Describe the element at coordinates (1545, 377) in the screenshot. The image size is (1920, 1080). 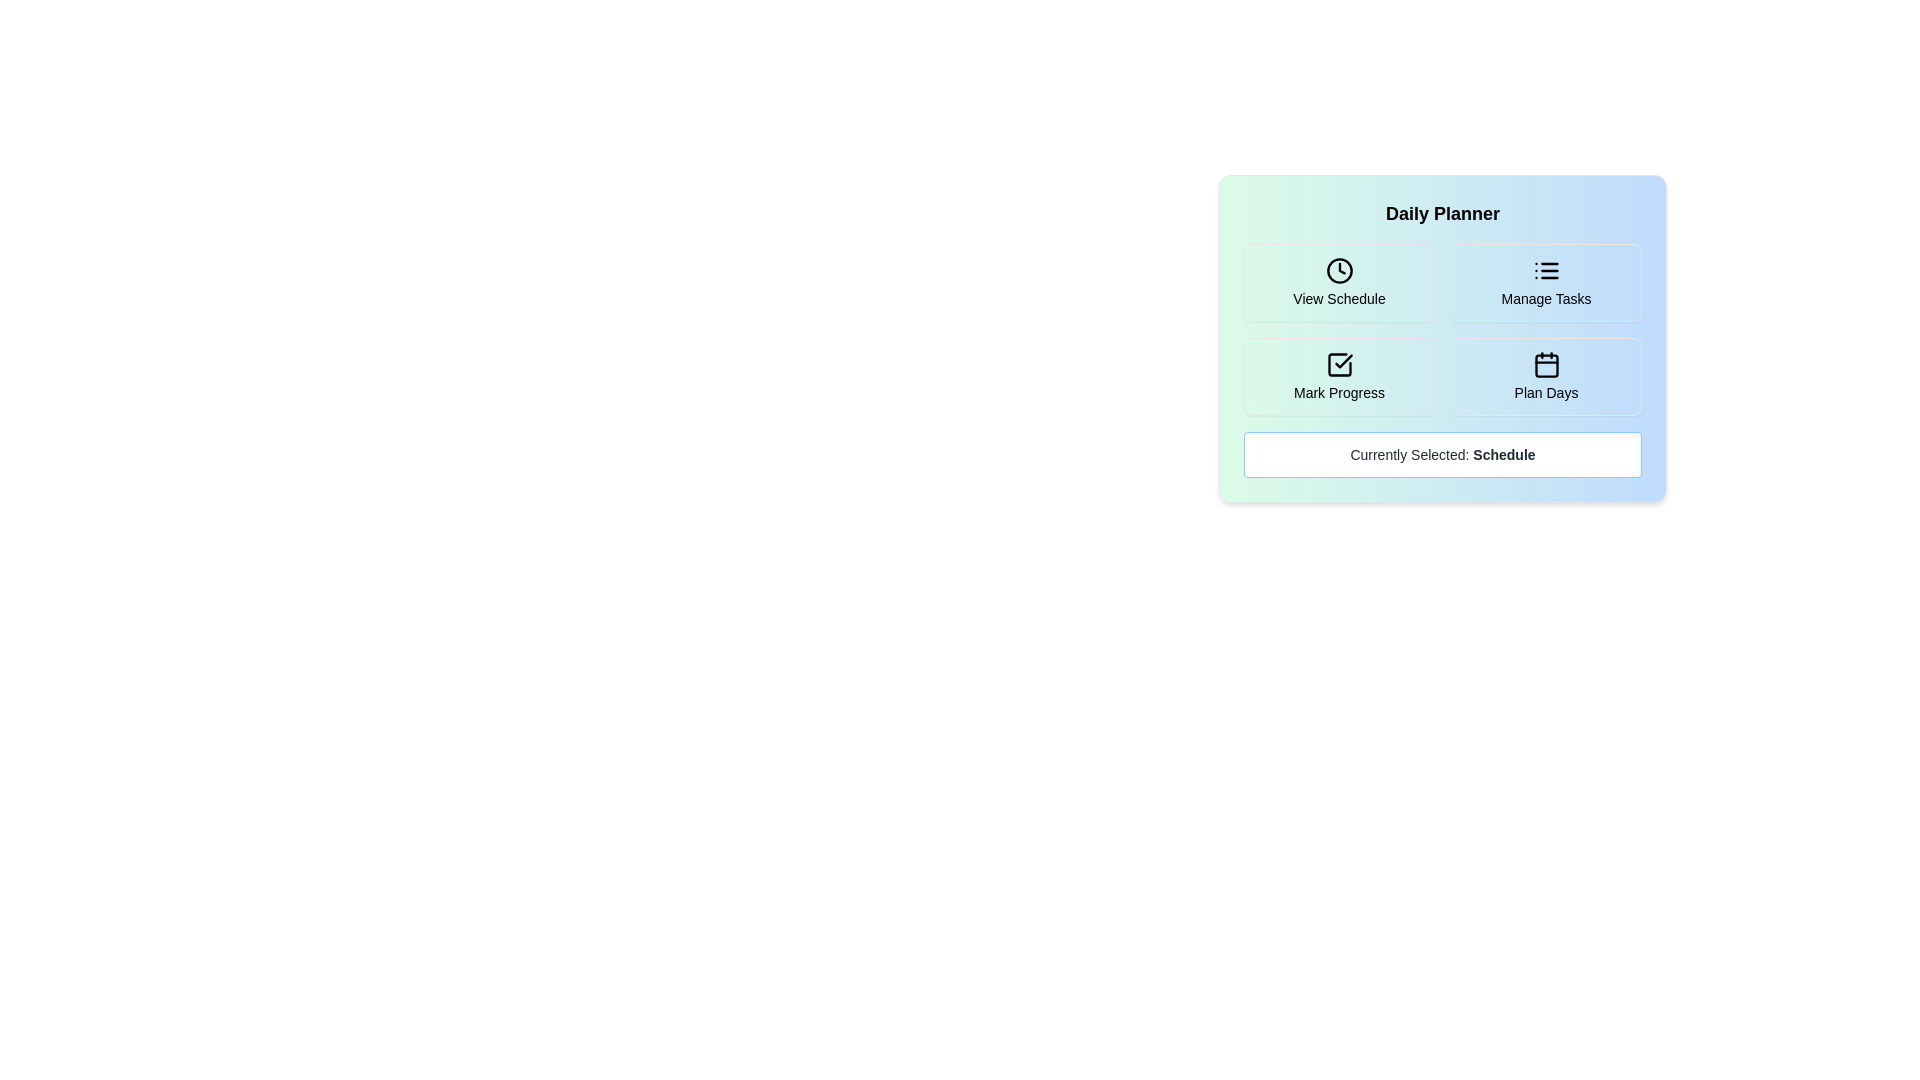
I see `the button corresponding to the activity Plan Days` at that location.